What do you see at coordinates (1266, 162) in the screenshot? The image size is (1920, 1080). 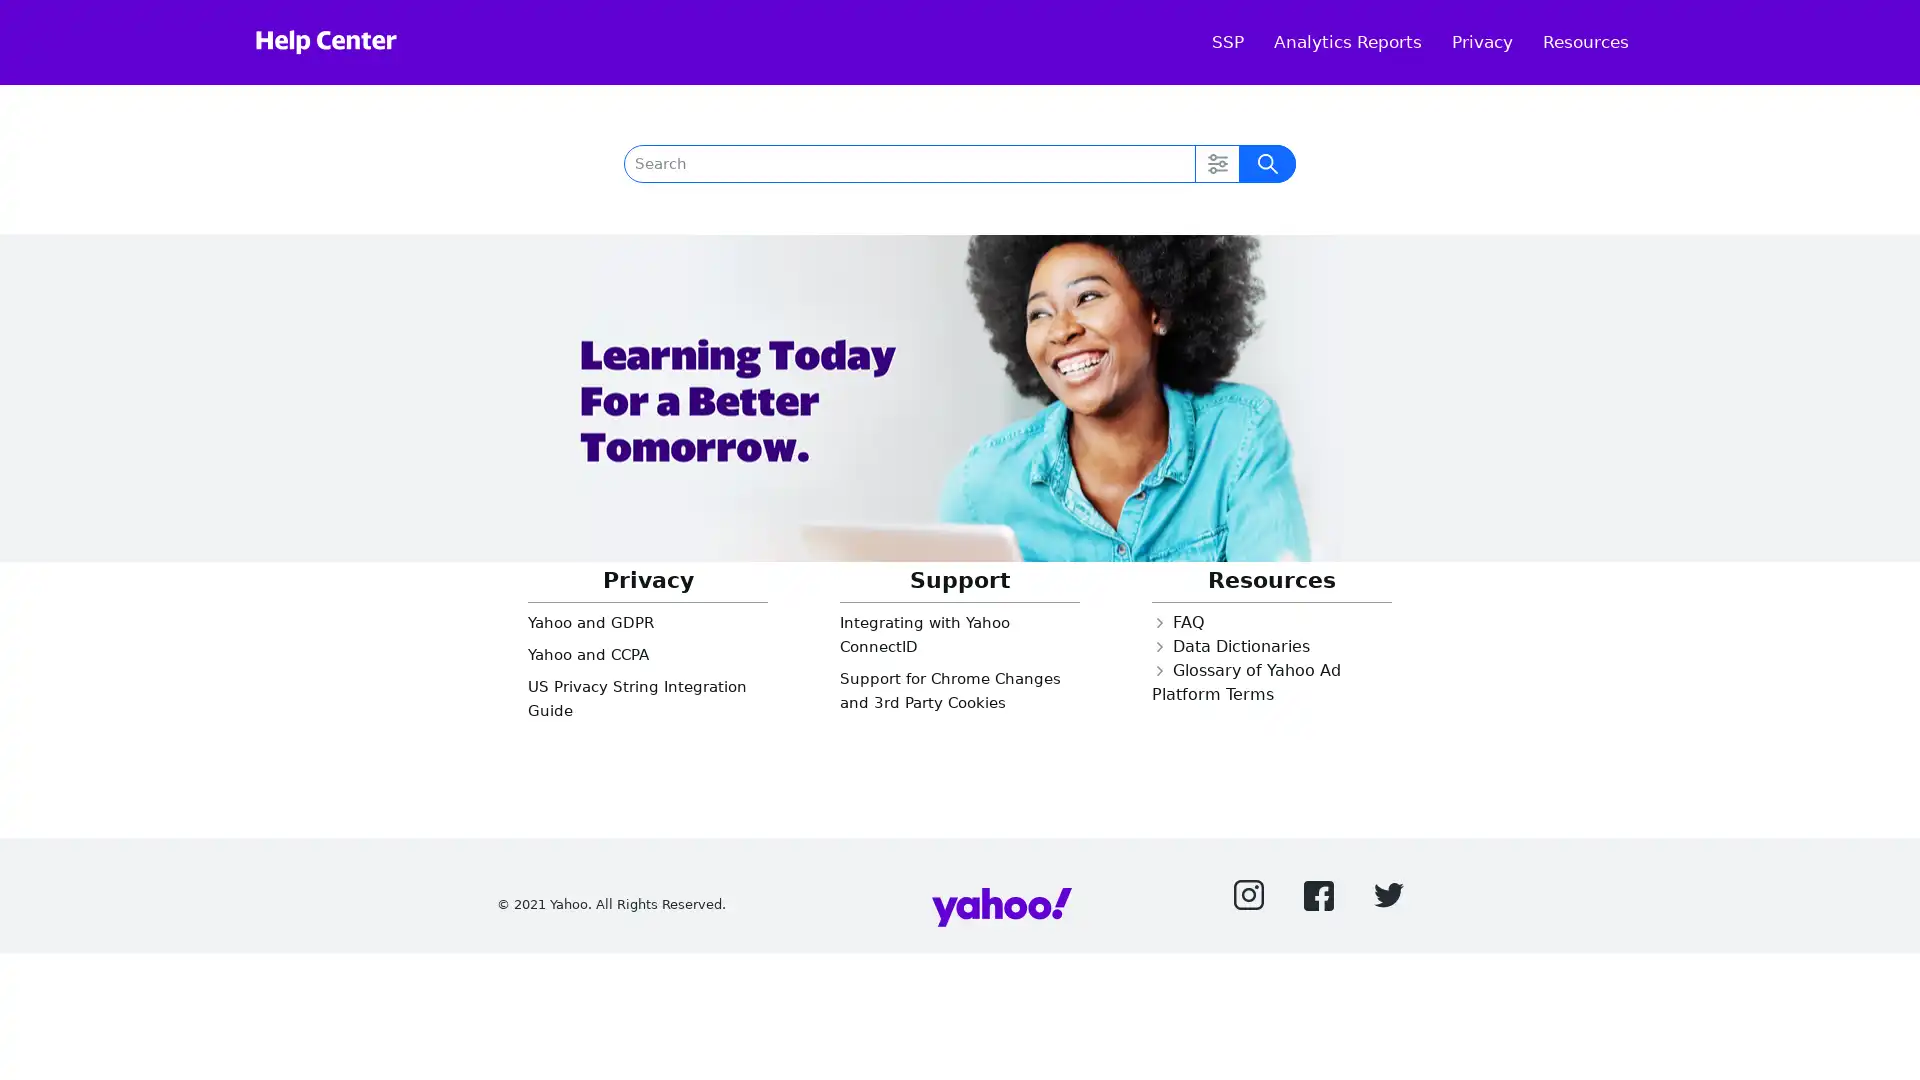 I see `Submit Search` at bounding box center [1266, 162].